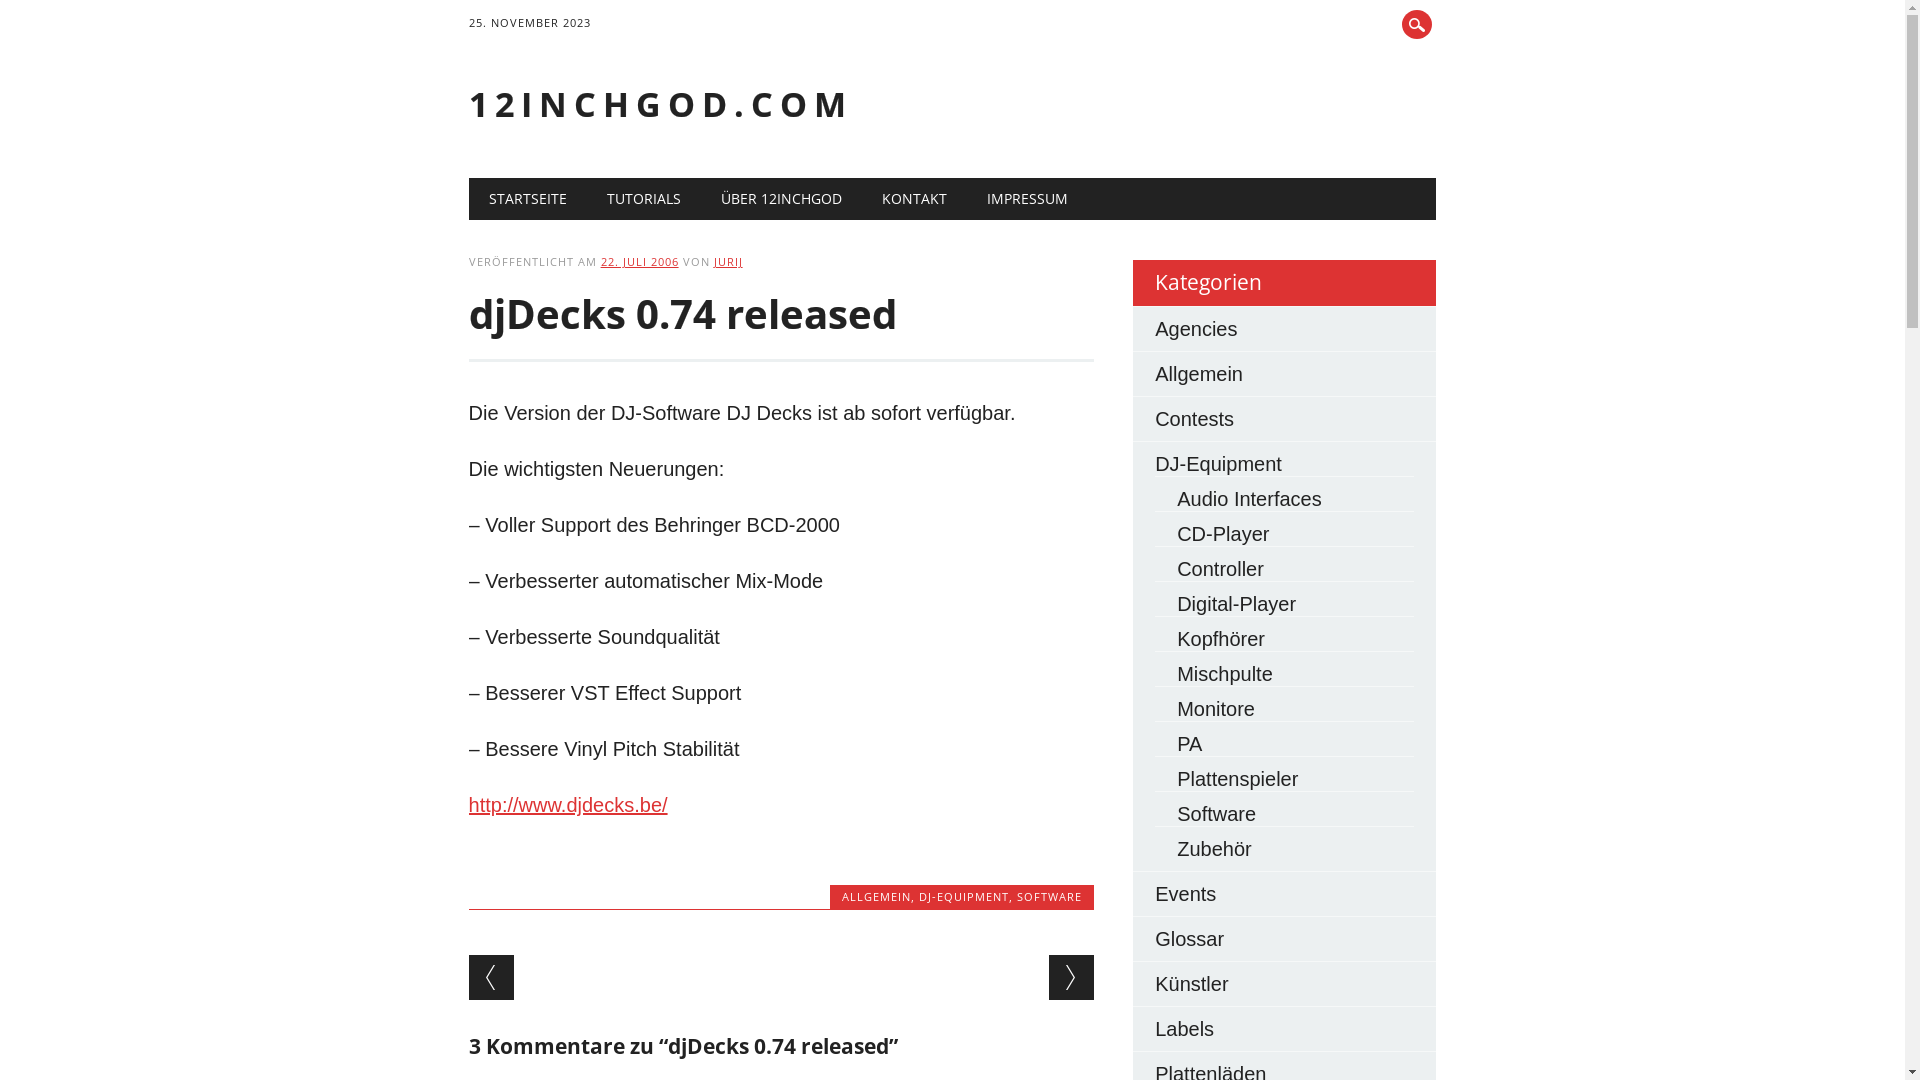  What do you see at coordinates (661, 104) in the screenshot?
I see `'12INCHGOD.COM'` at bounding box center [661, 104].